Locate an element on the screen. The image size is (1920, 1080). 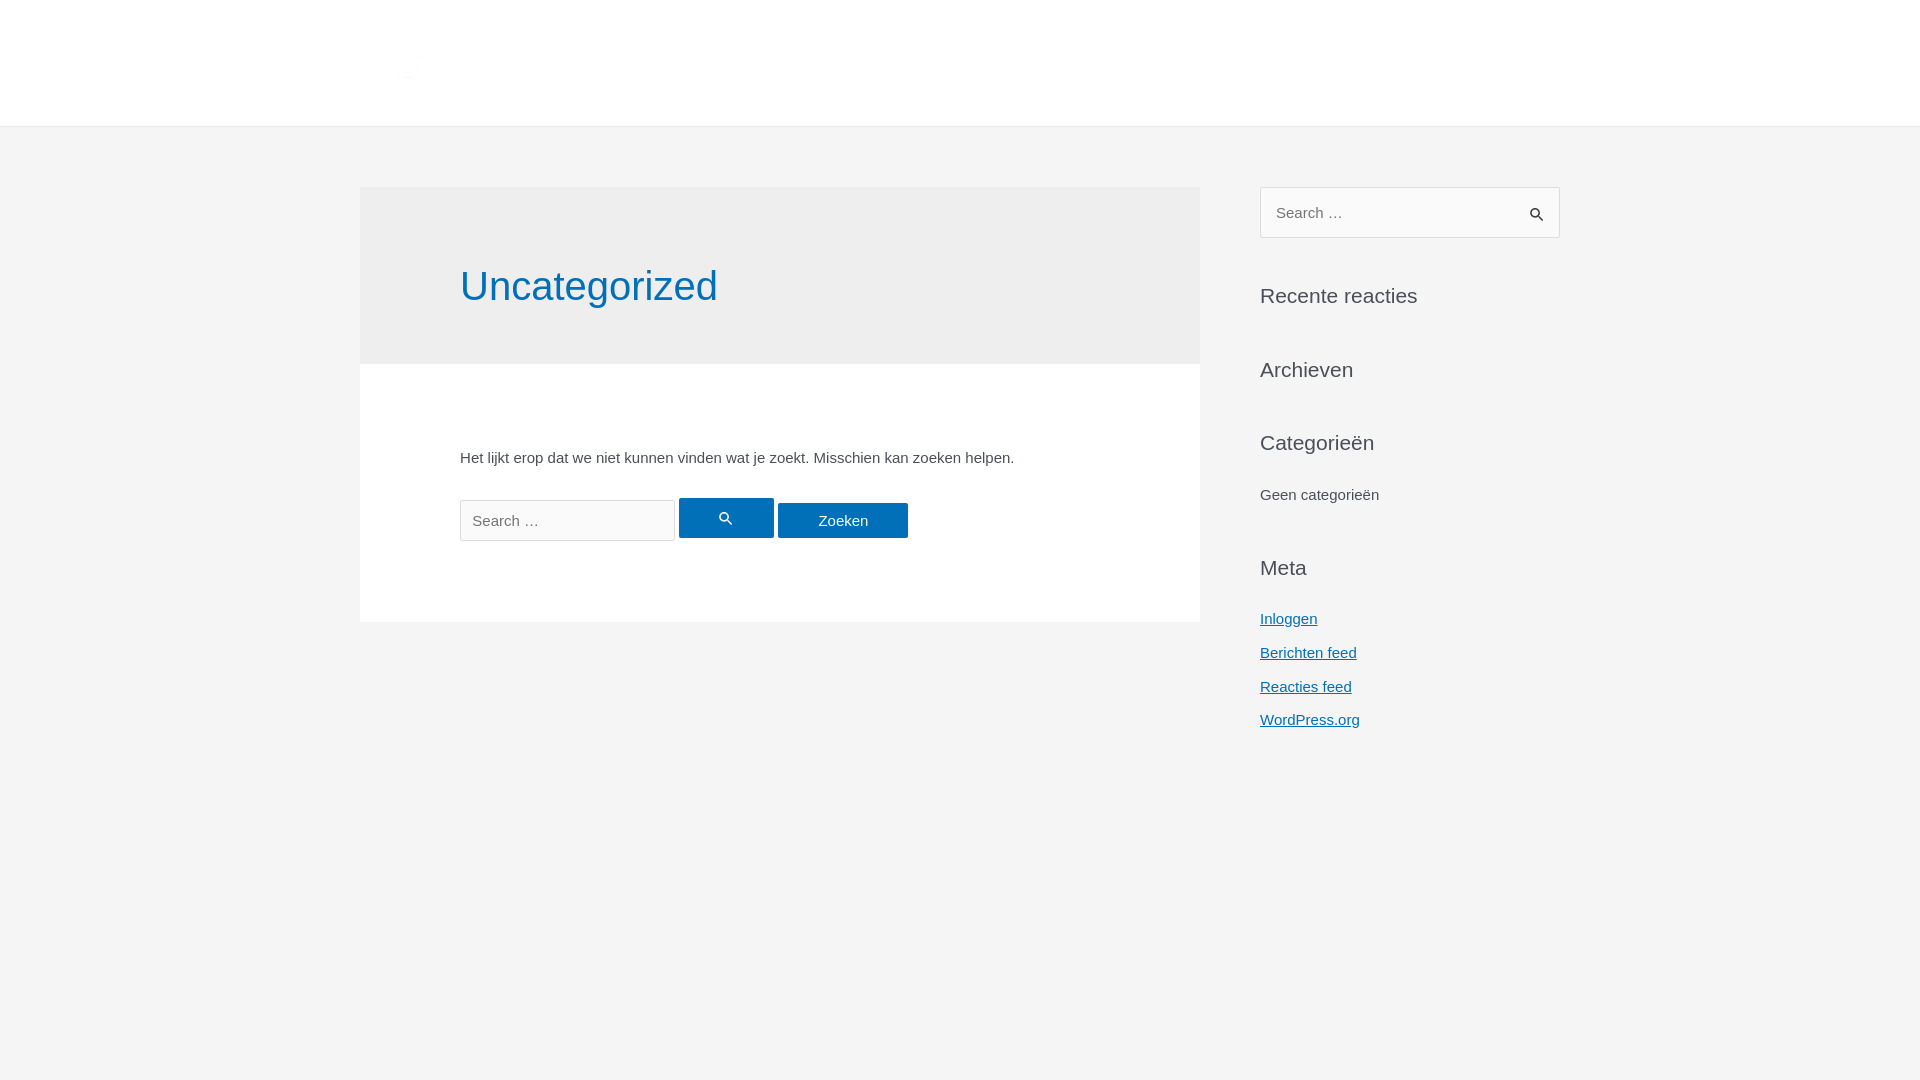
'Over ons' is located at coordinates (1230, 61).